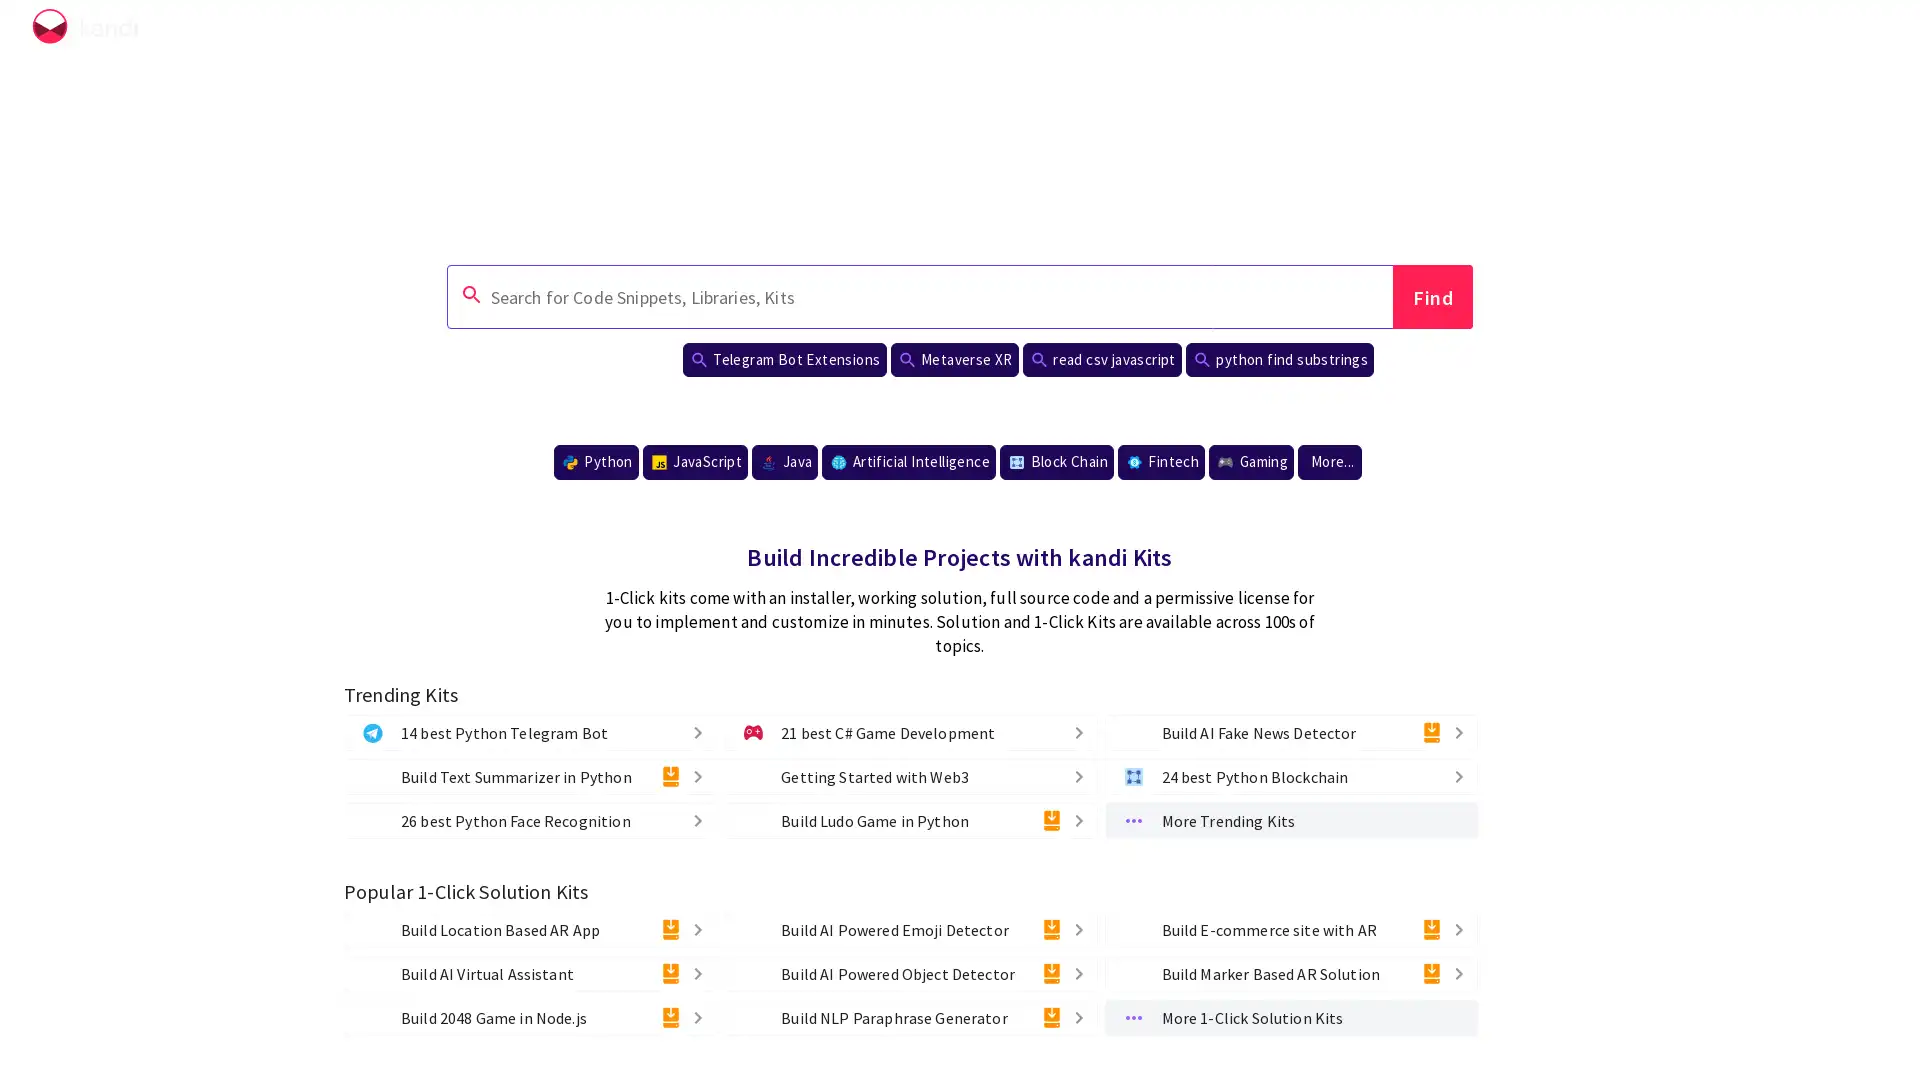 This screenshot has height=1080, width=1920. I want to click on virtual-agent-example-kit Build AI Virtual Assistant, so click(530, 971).